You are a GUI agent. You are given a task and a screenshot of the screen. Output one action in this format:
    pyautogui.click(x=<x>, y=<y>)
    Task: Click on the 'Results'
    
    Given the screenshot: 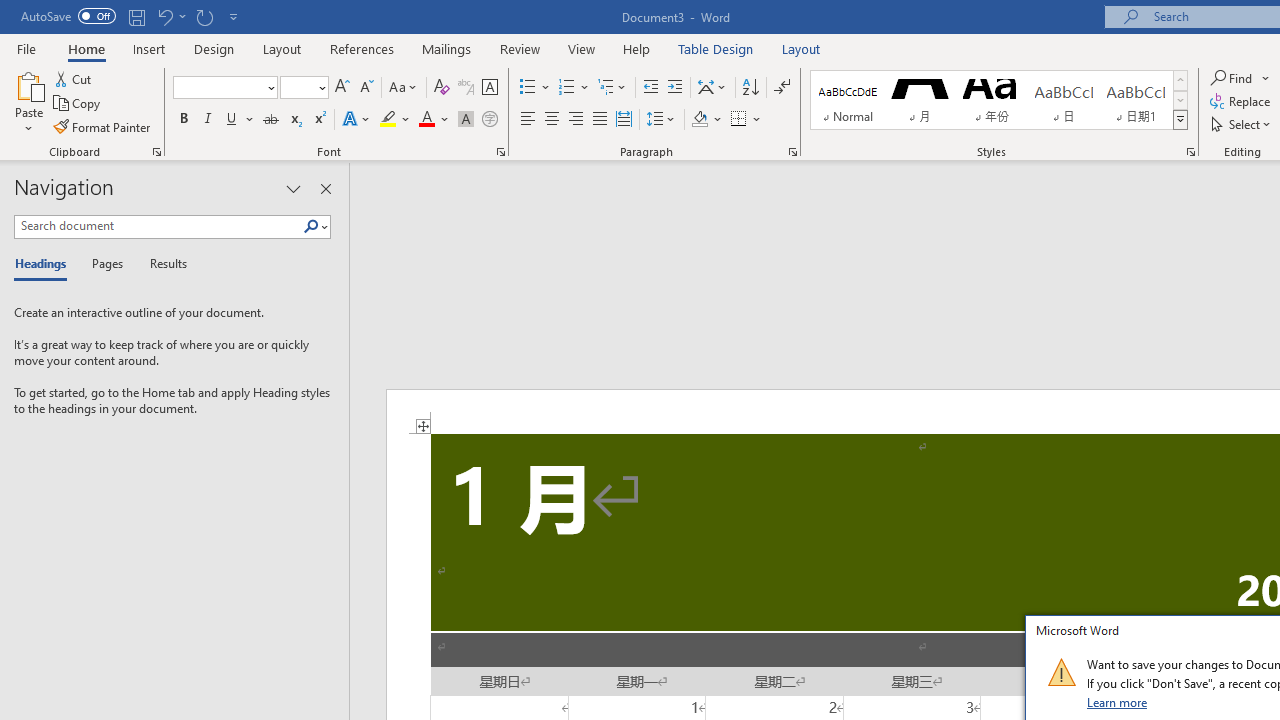 What is the action you would take?
    pyautogui.click(x=161, y=264)
    